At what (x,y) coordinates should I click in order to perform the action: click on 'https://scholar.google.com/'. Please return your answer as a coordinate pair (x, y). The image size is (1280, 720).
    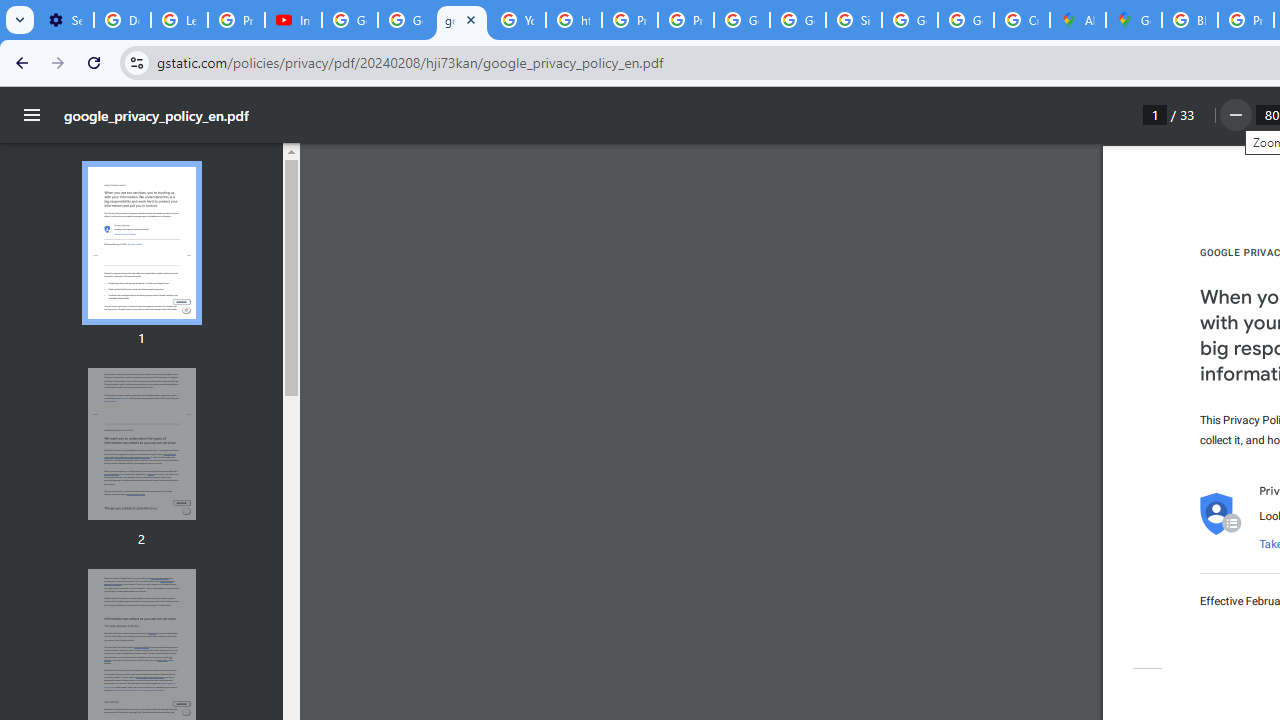
    Looking at the image, I should click on (573, 20).